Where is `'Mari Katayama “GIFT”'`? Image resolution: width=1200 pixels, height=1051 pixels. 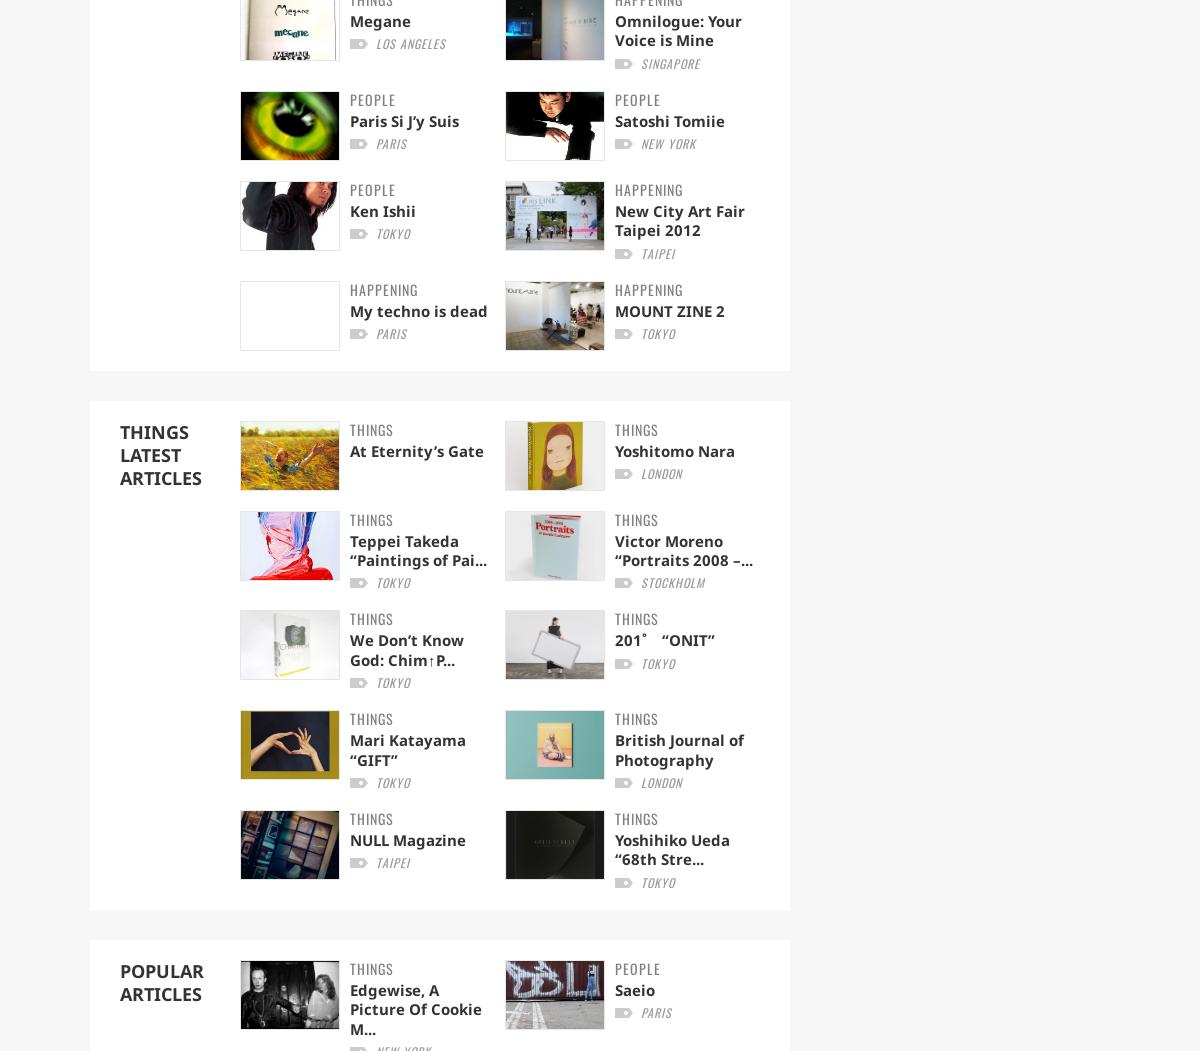
'Mari Katayama “GIFT”' is located at coordinates (408, 749).